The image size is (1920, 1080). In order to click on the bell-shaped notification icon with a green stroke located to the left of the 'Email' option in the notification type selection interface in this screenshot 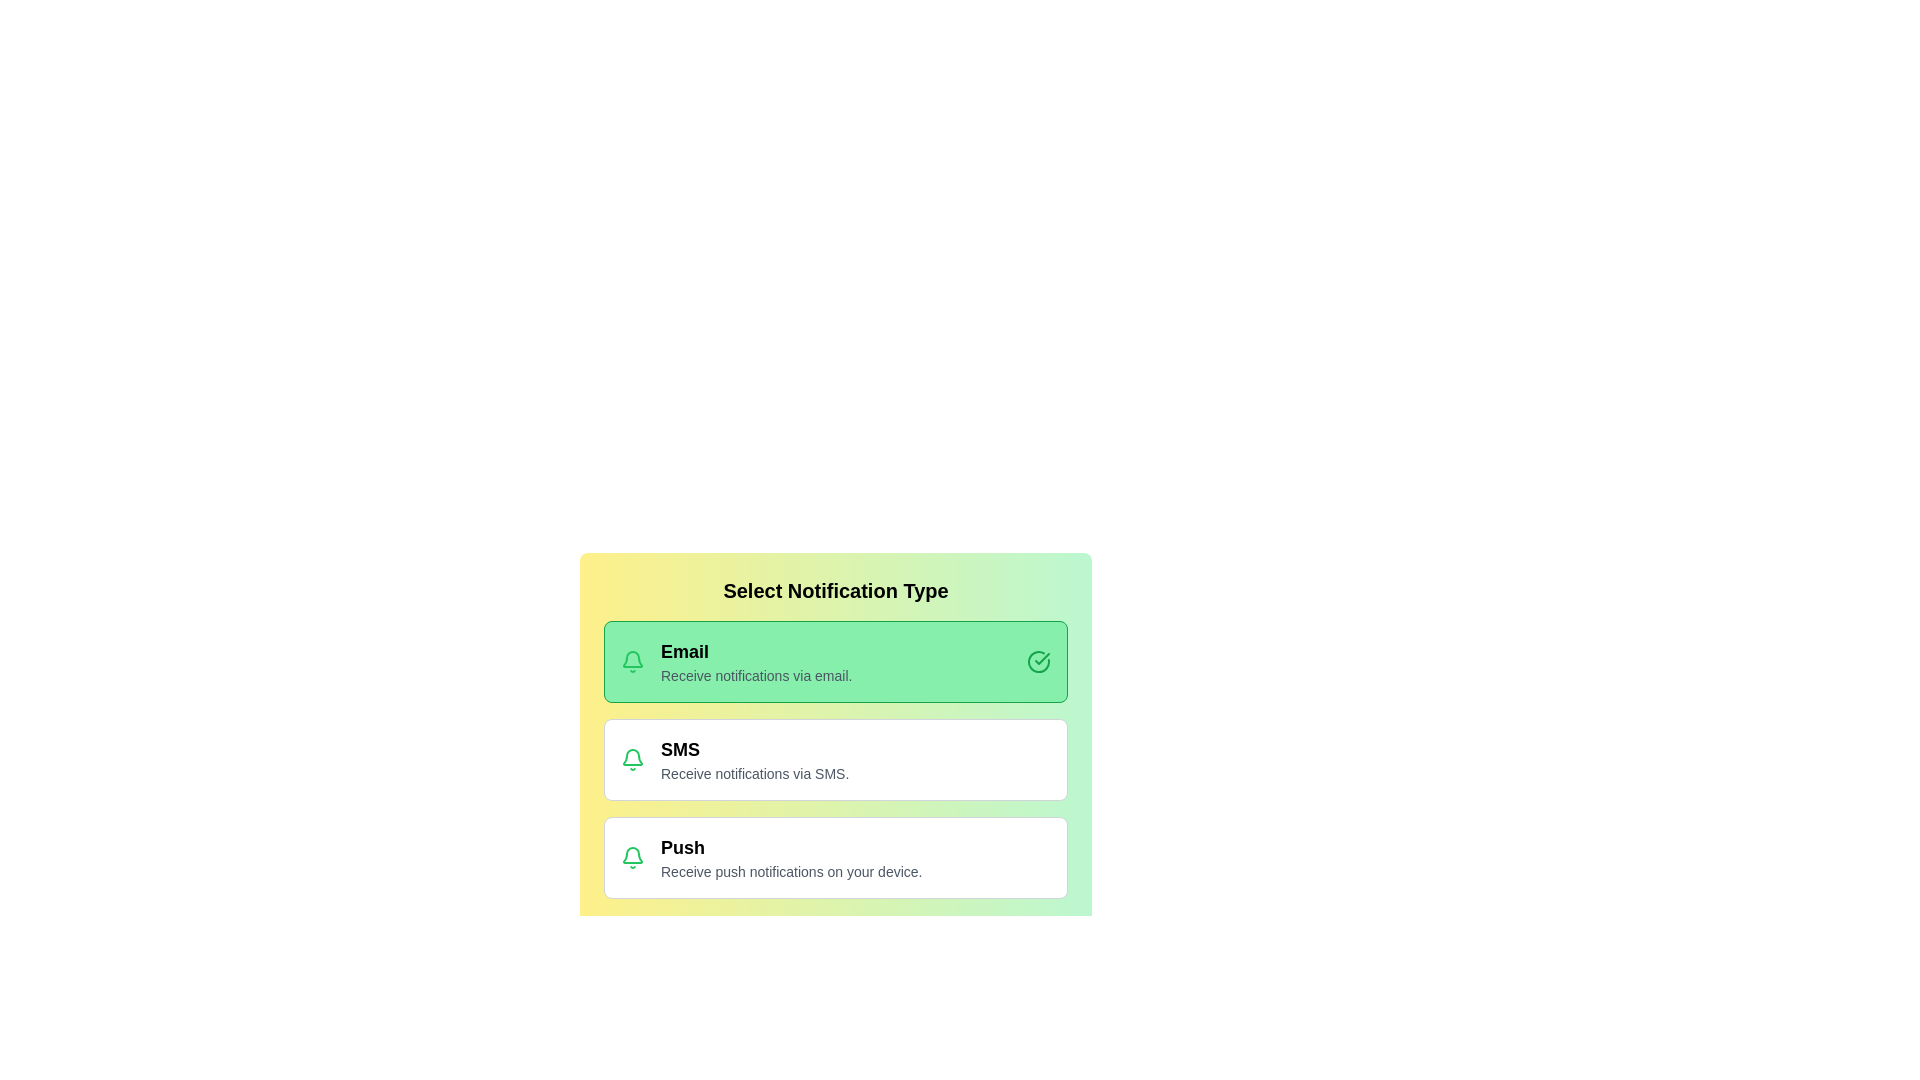, I will do `click(632, 855)`.